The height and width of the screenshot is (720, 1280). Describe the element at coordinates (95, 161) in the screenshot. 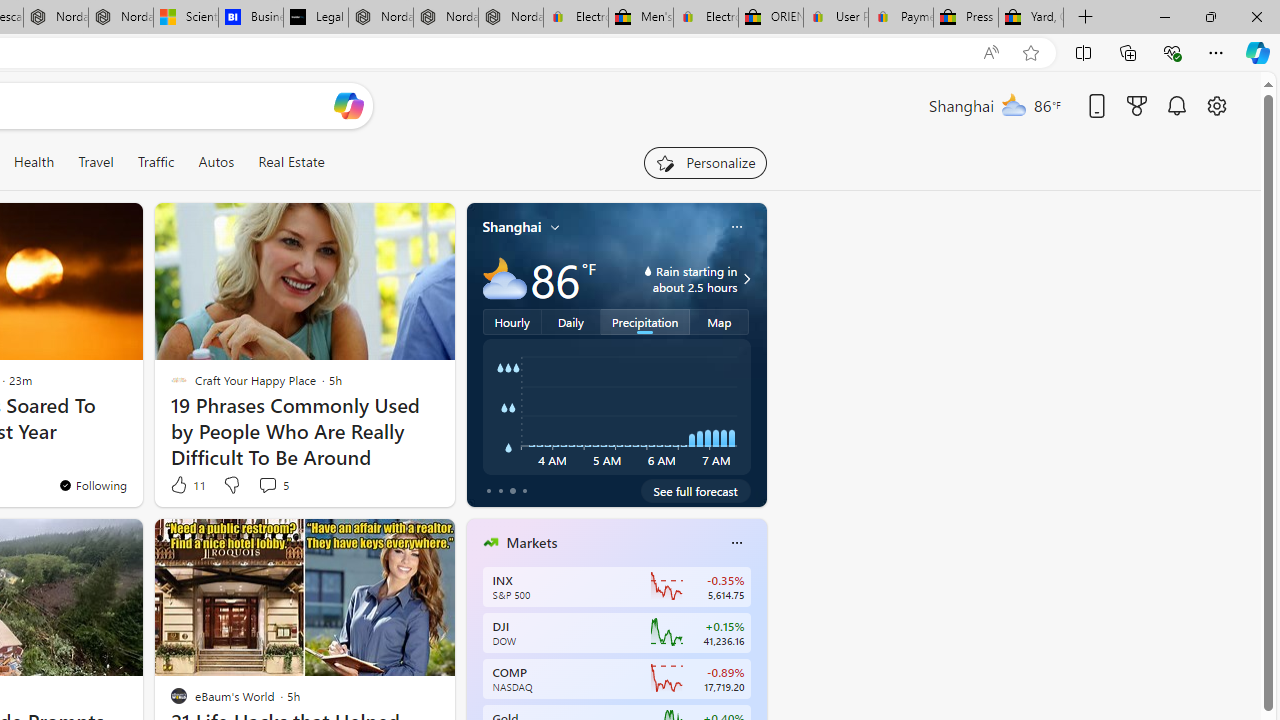

I see `'Travel'` at that location.